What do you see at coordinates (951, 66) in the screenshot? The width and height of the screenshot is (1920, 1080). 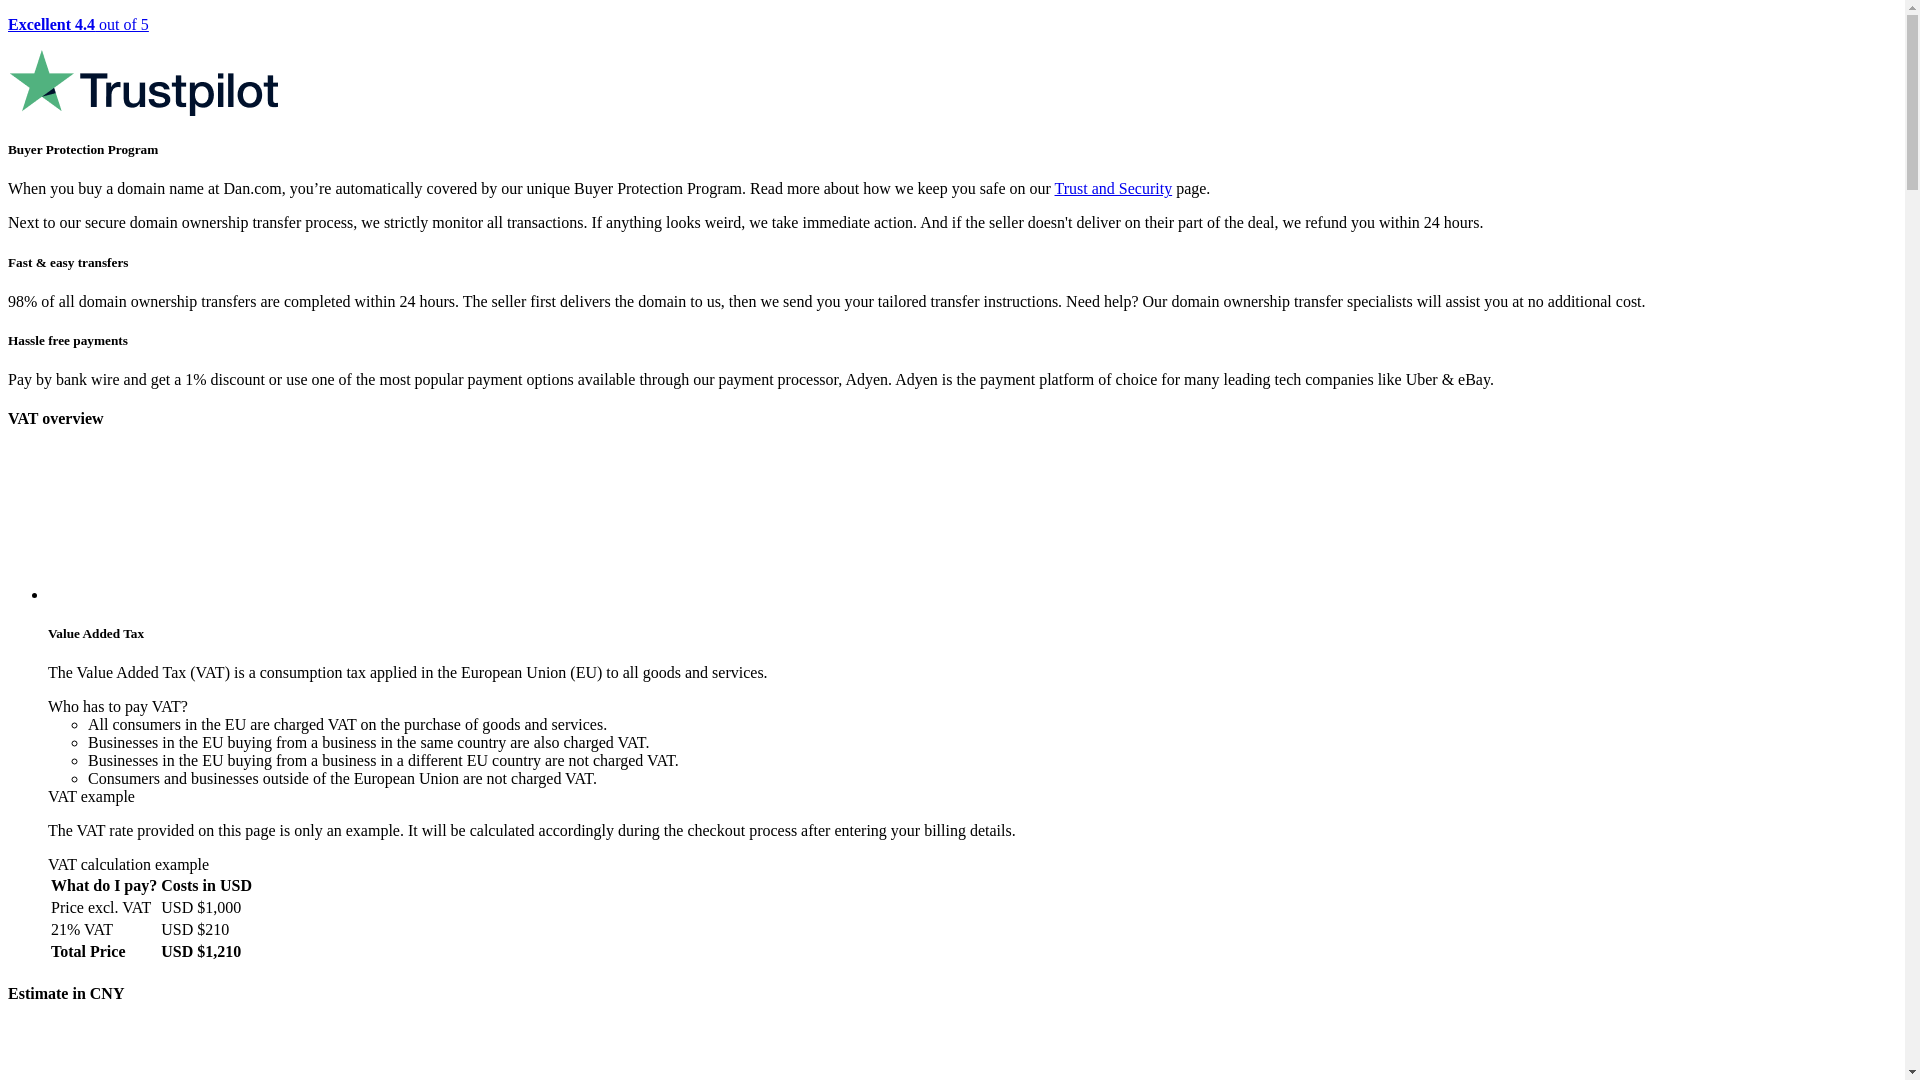 I see `'Excellent 4.4 out of 5'` at bounding box center [951, 66].